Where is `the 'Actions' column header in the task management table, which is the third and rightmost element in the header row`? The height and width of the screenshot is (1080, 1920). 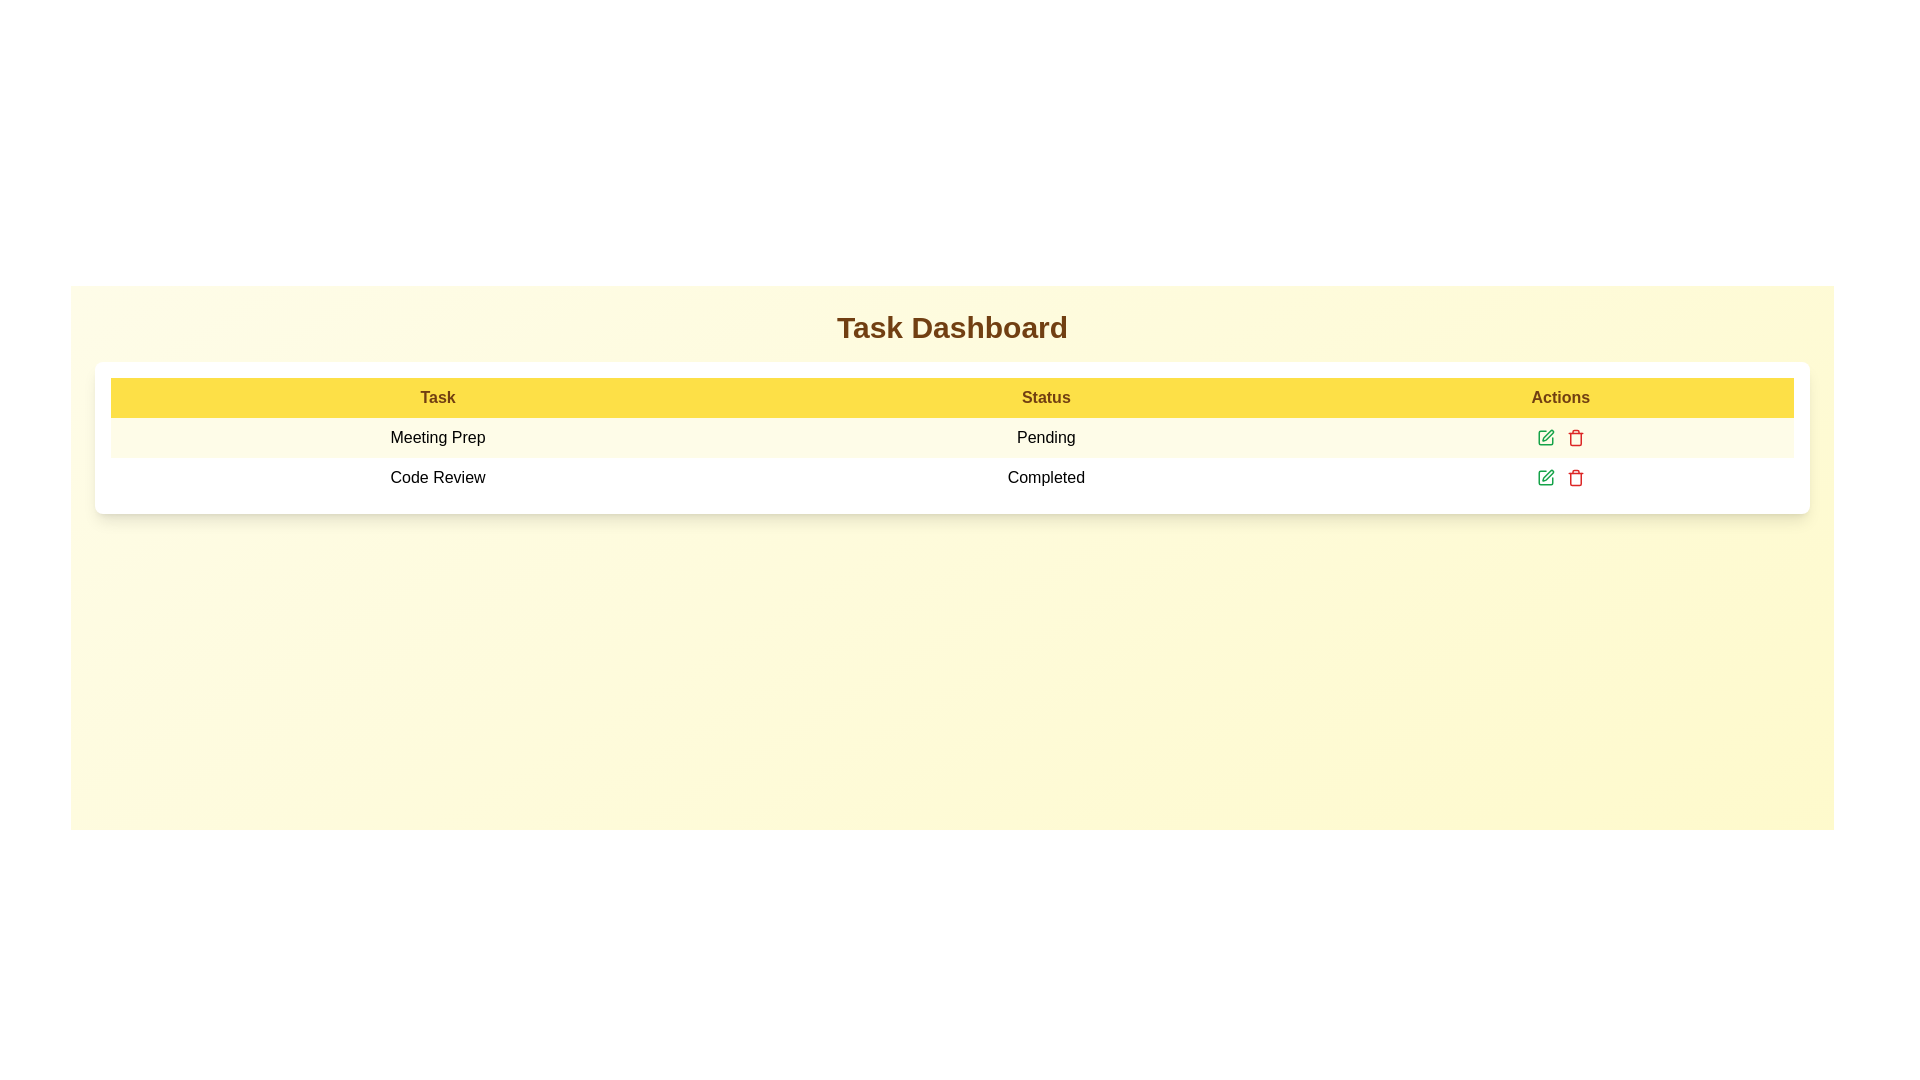 the 'Actions' column header in the task management table, which is the third and rightmost element in the header row is located at coordinates (1559, 397).